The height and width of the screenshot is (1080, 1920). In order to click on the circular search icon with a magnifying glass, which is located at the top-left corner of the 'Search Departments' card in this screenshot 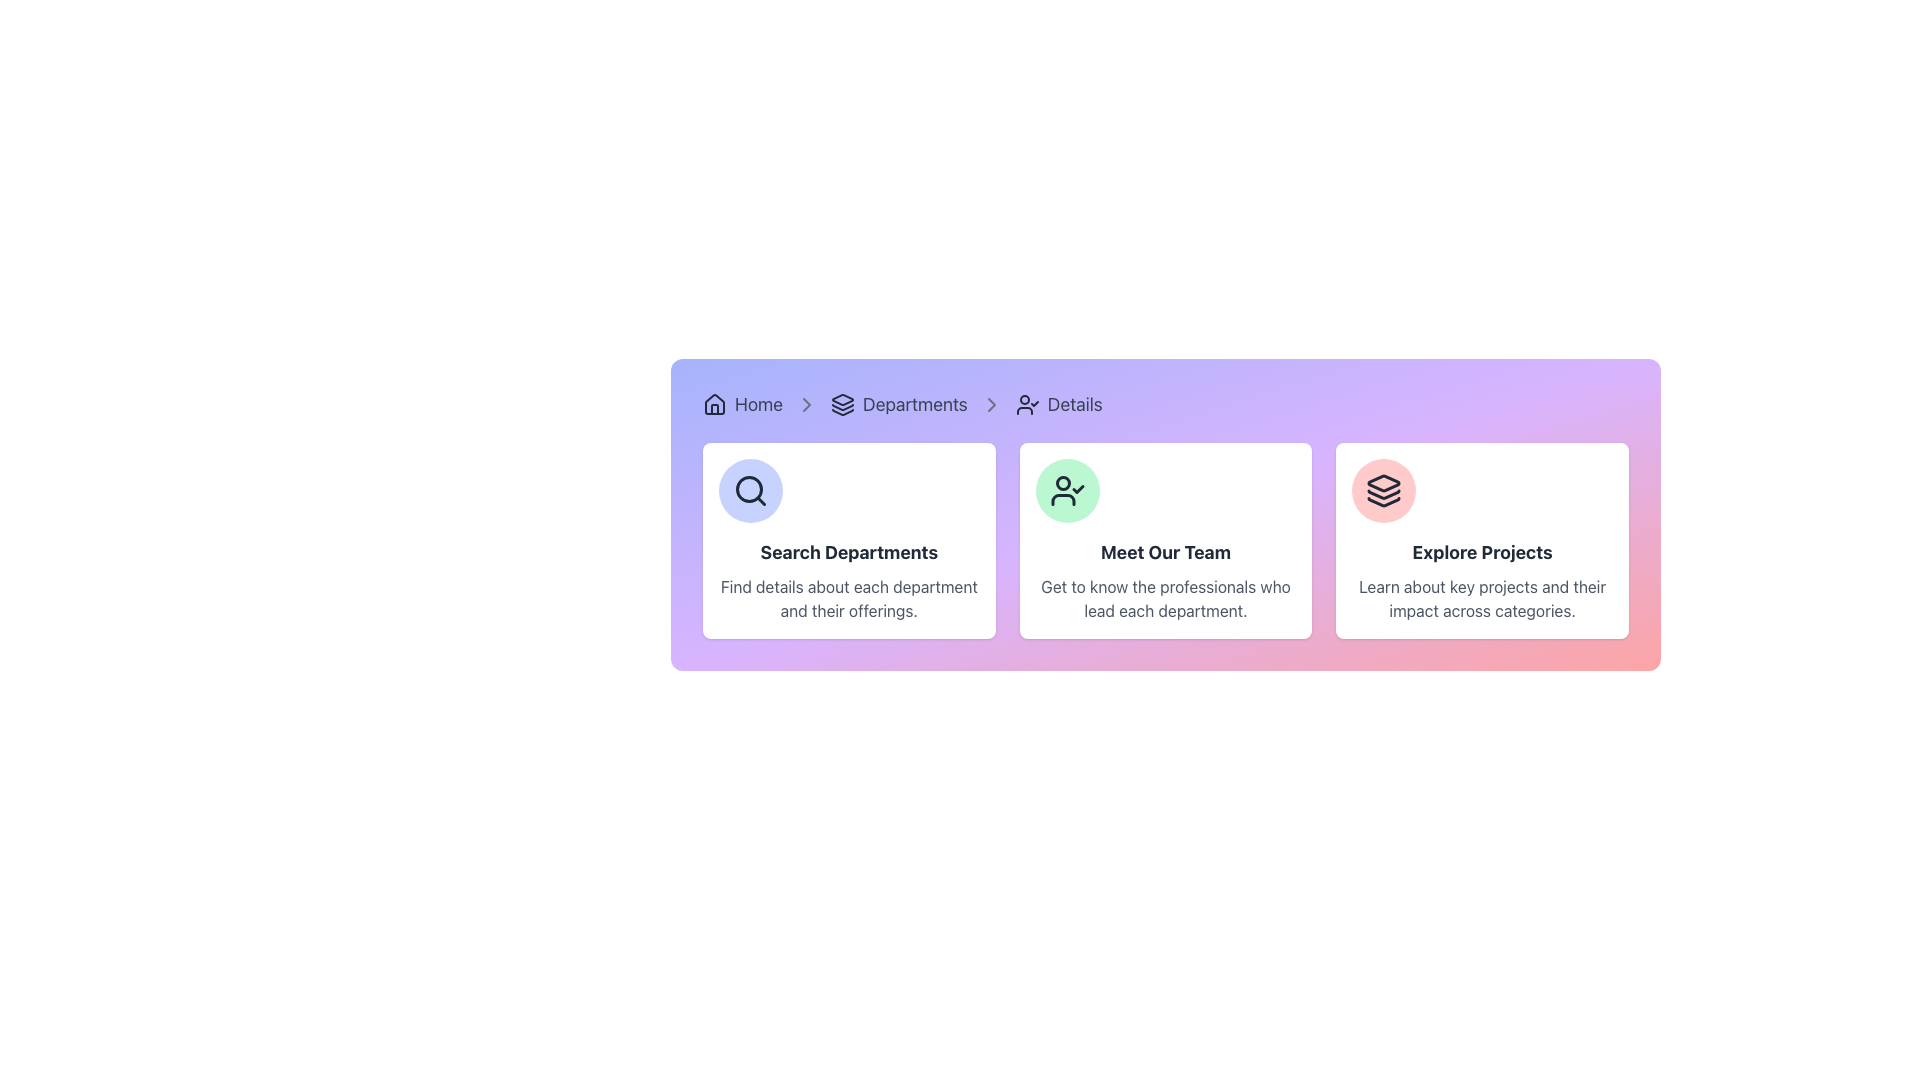, I will do `click(749, 490)`.